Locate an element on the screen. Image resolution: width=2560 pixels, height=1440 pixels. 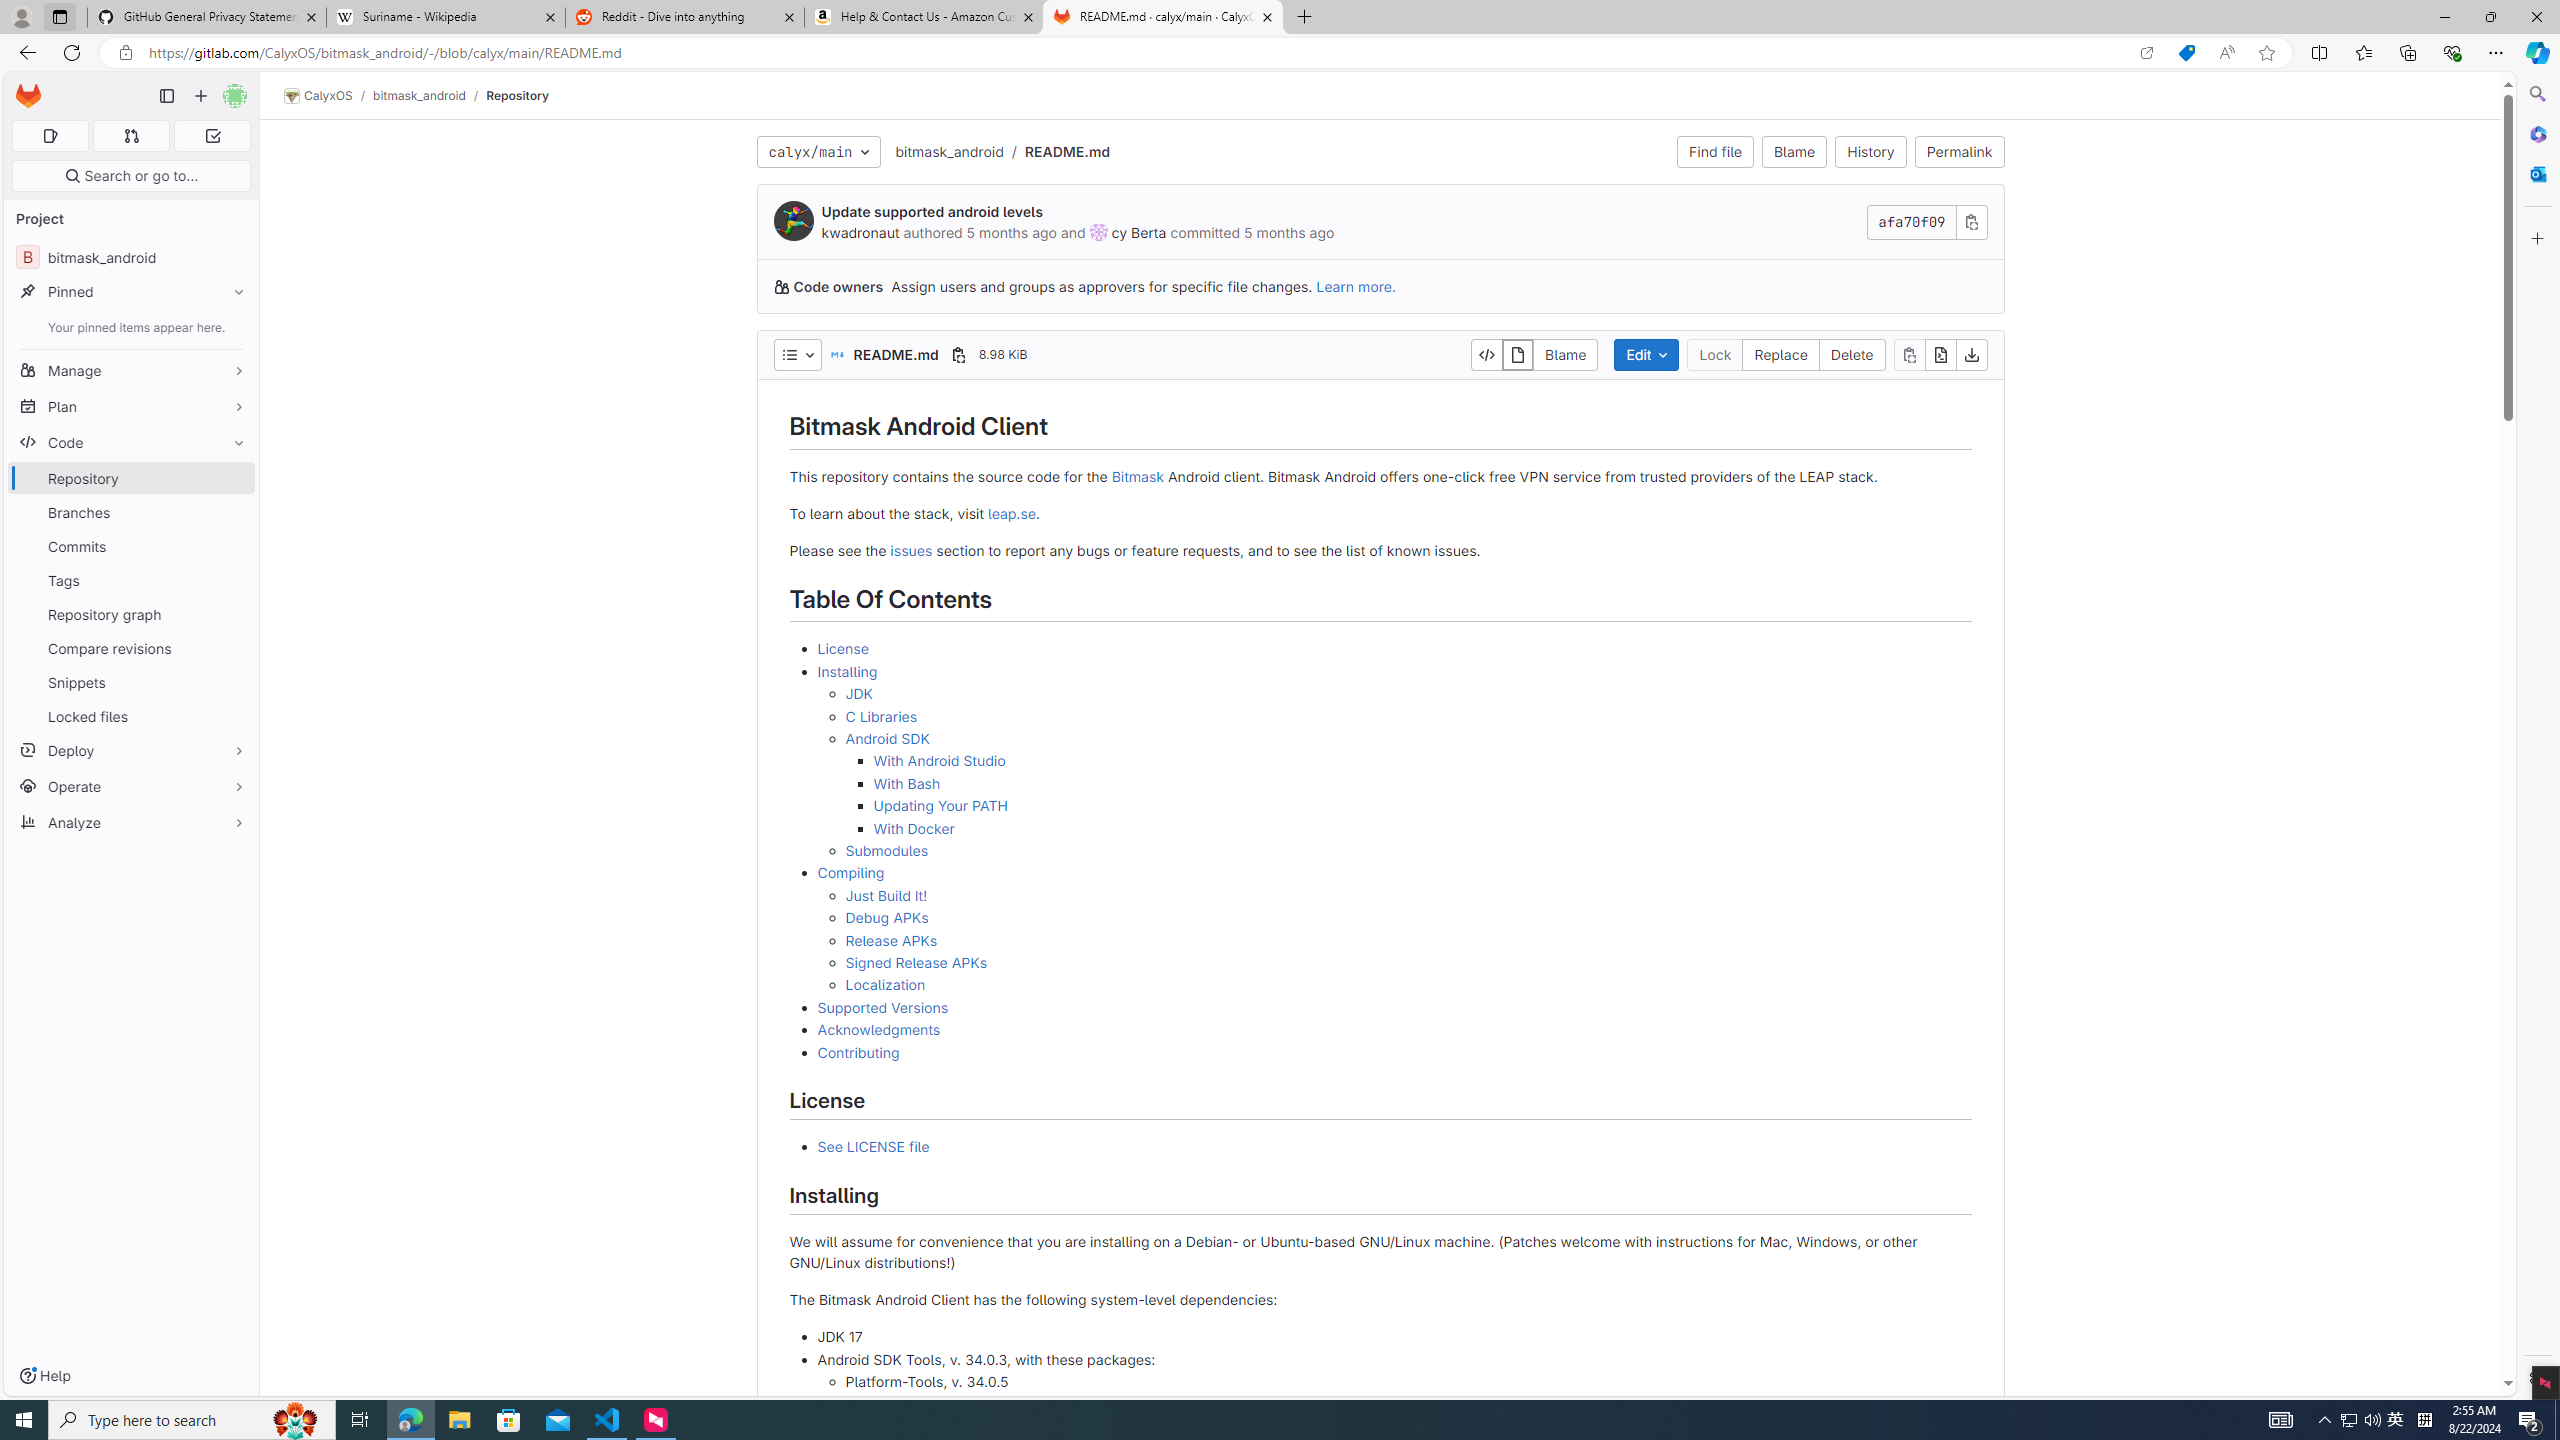
'Replace' is located at coordinates (1780, 353).